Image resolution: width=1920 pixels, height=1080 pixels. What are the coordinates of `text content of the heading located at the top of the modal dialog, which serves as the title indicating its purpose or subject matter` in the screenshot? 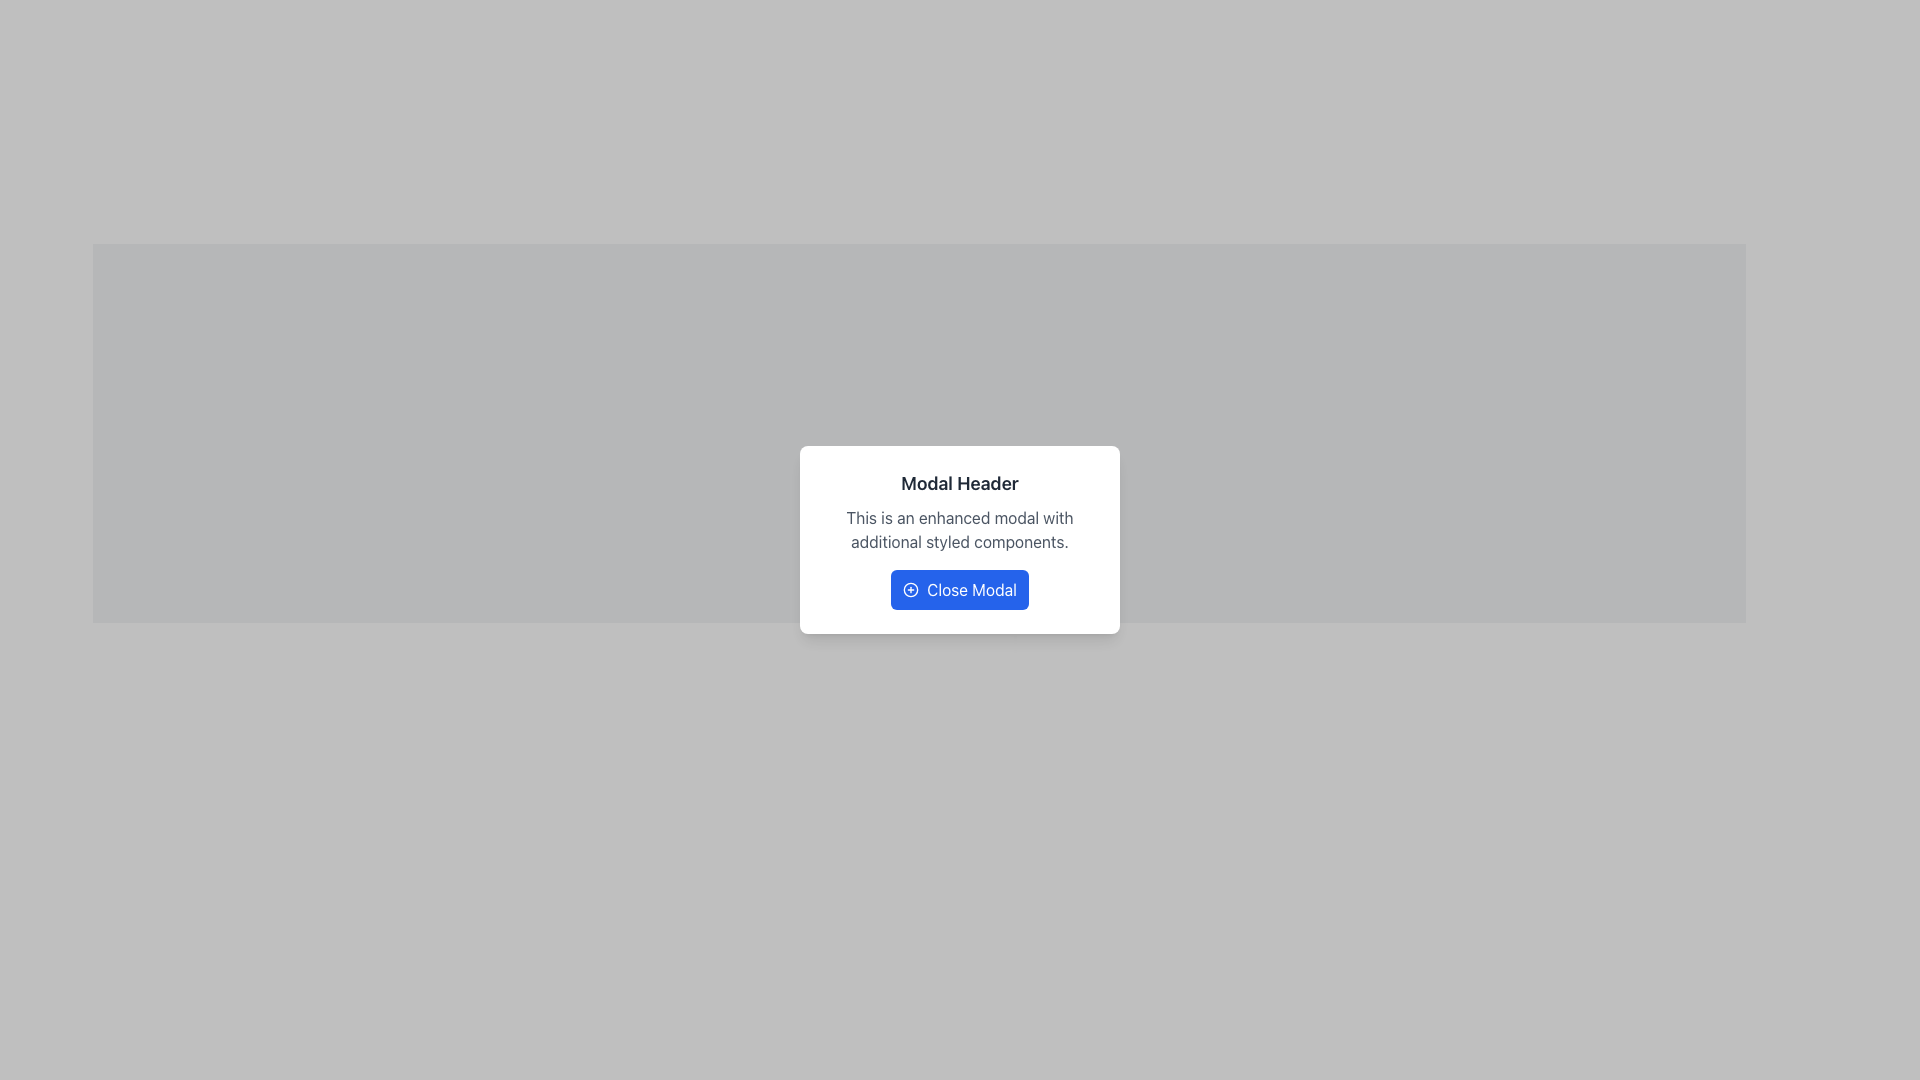 It's located at (960, 483).